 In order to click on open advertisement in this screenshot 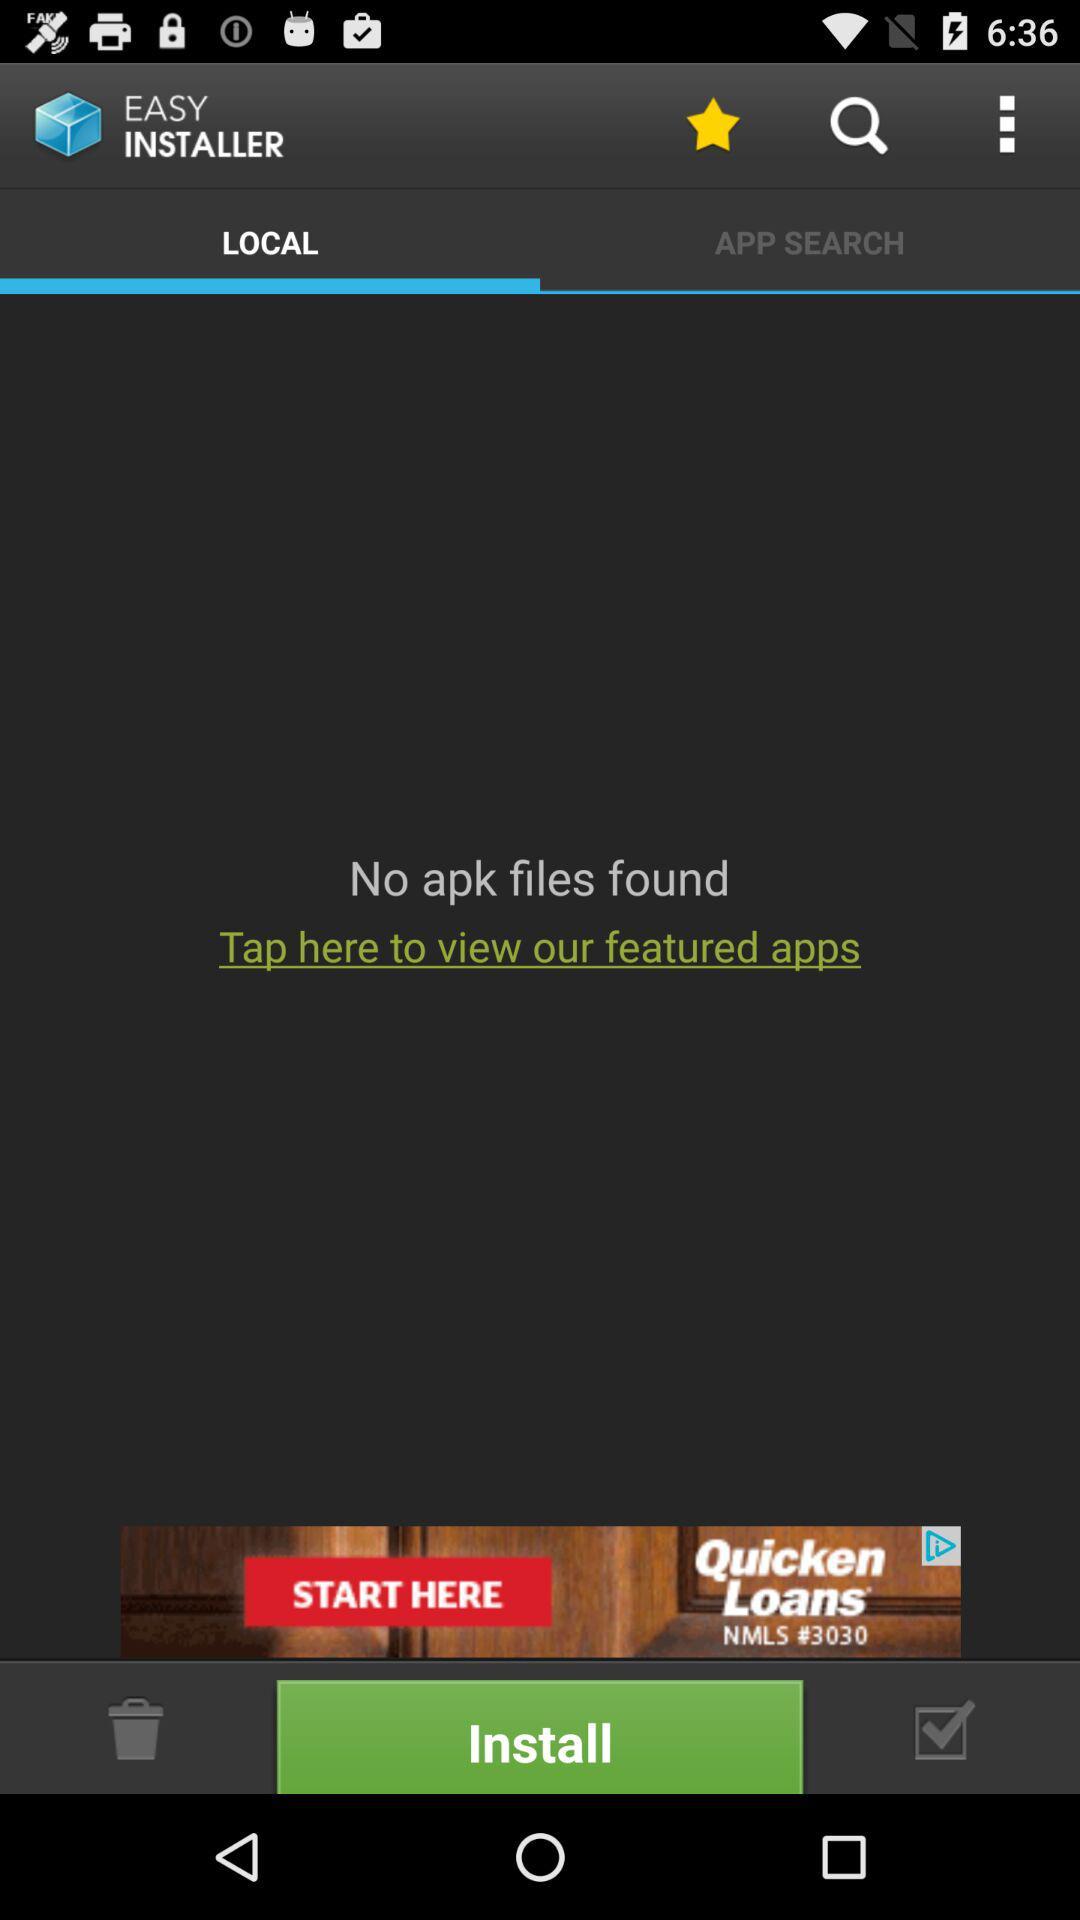, I will do `click(540, 1590)`.